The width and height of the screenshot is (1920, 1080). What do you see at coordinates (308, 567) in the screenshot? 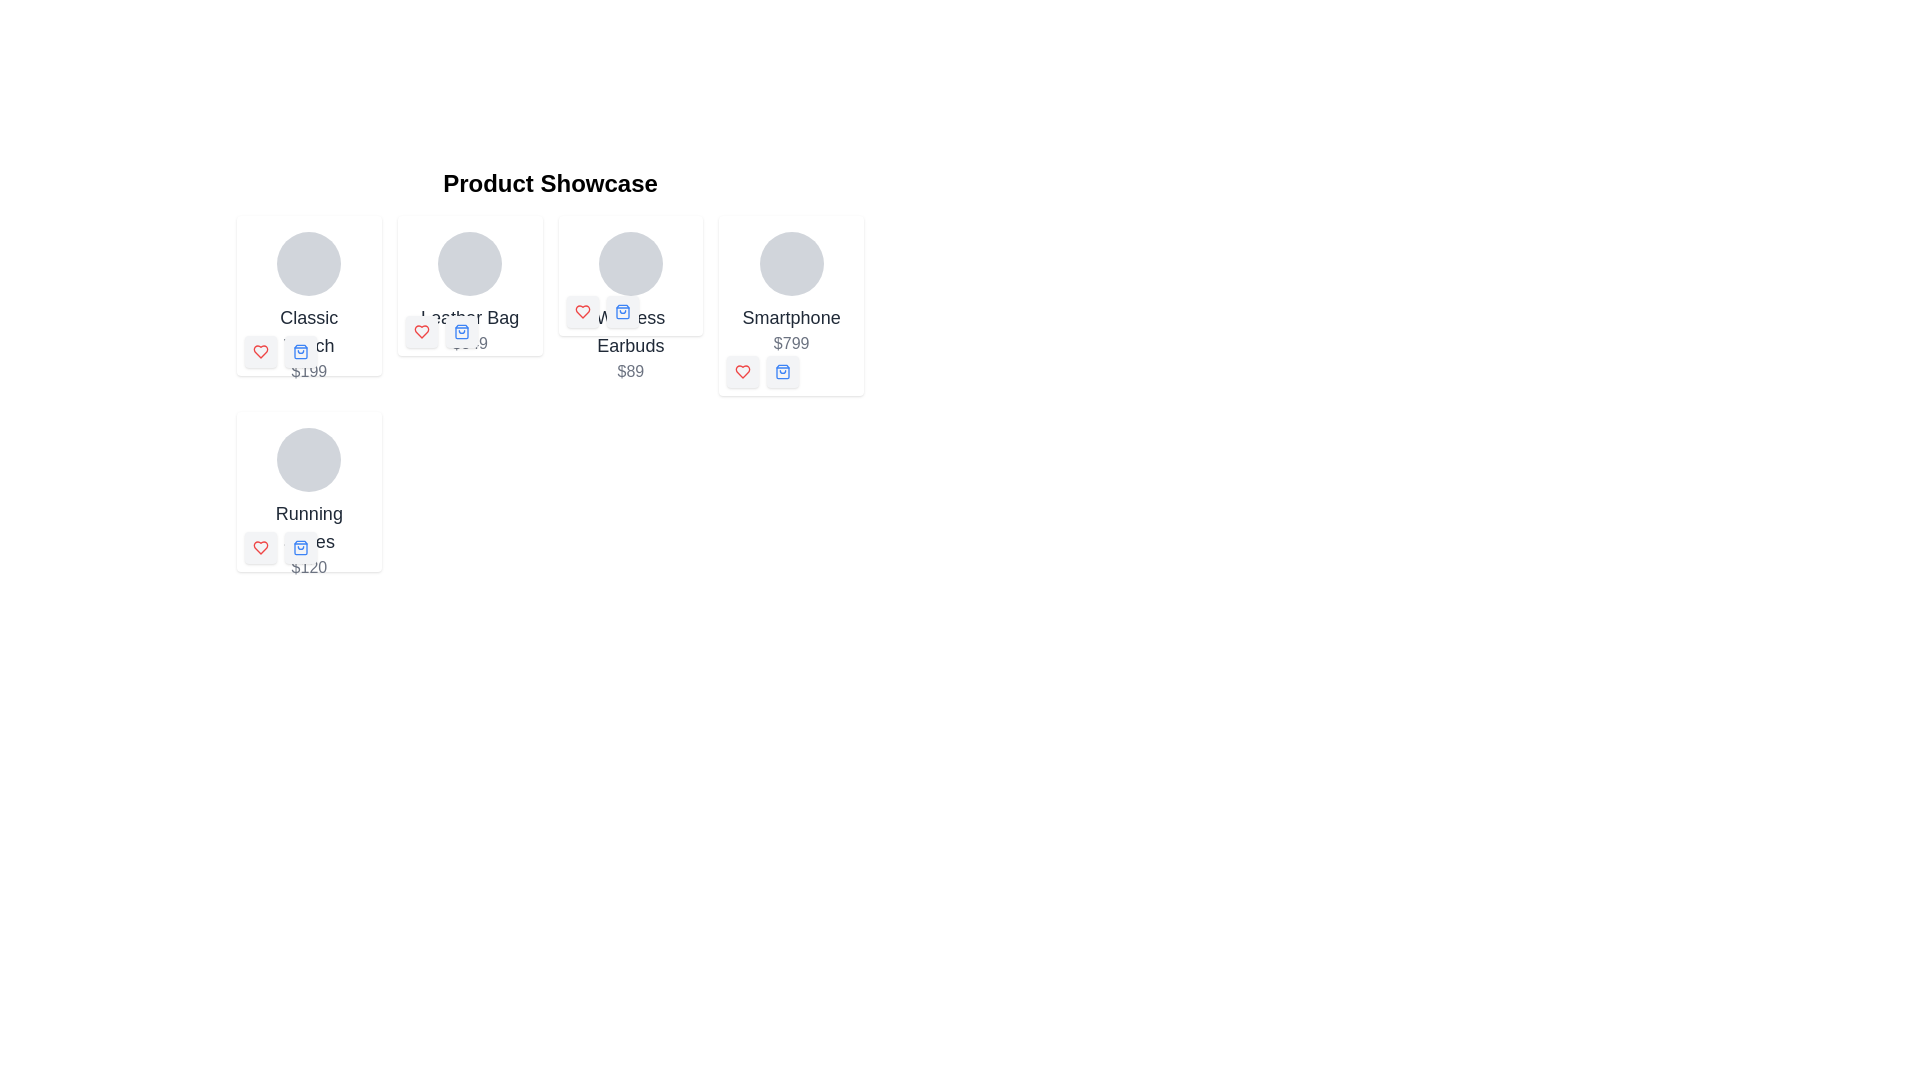
I see `the static text label displaying '$120', which is styled in subdued gray and located beneath the title 'Running Shoes' in the product card of the 'Product Showcase' interface` at bounding box center [308, 567].